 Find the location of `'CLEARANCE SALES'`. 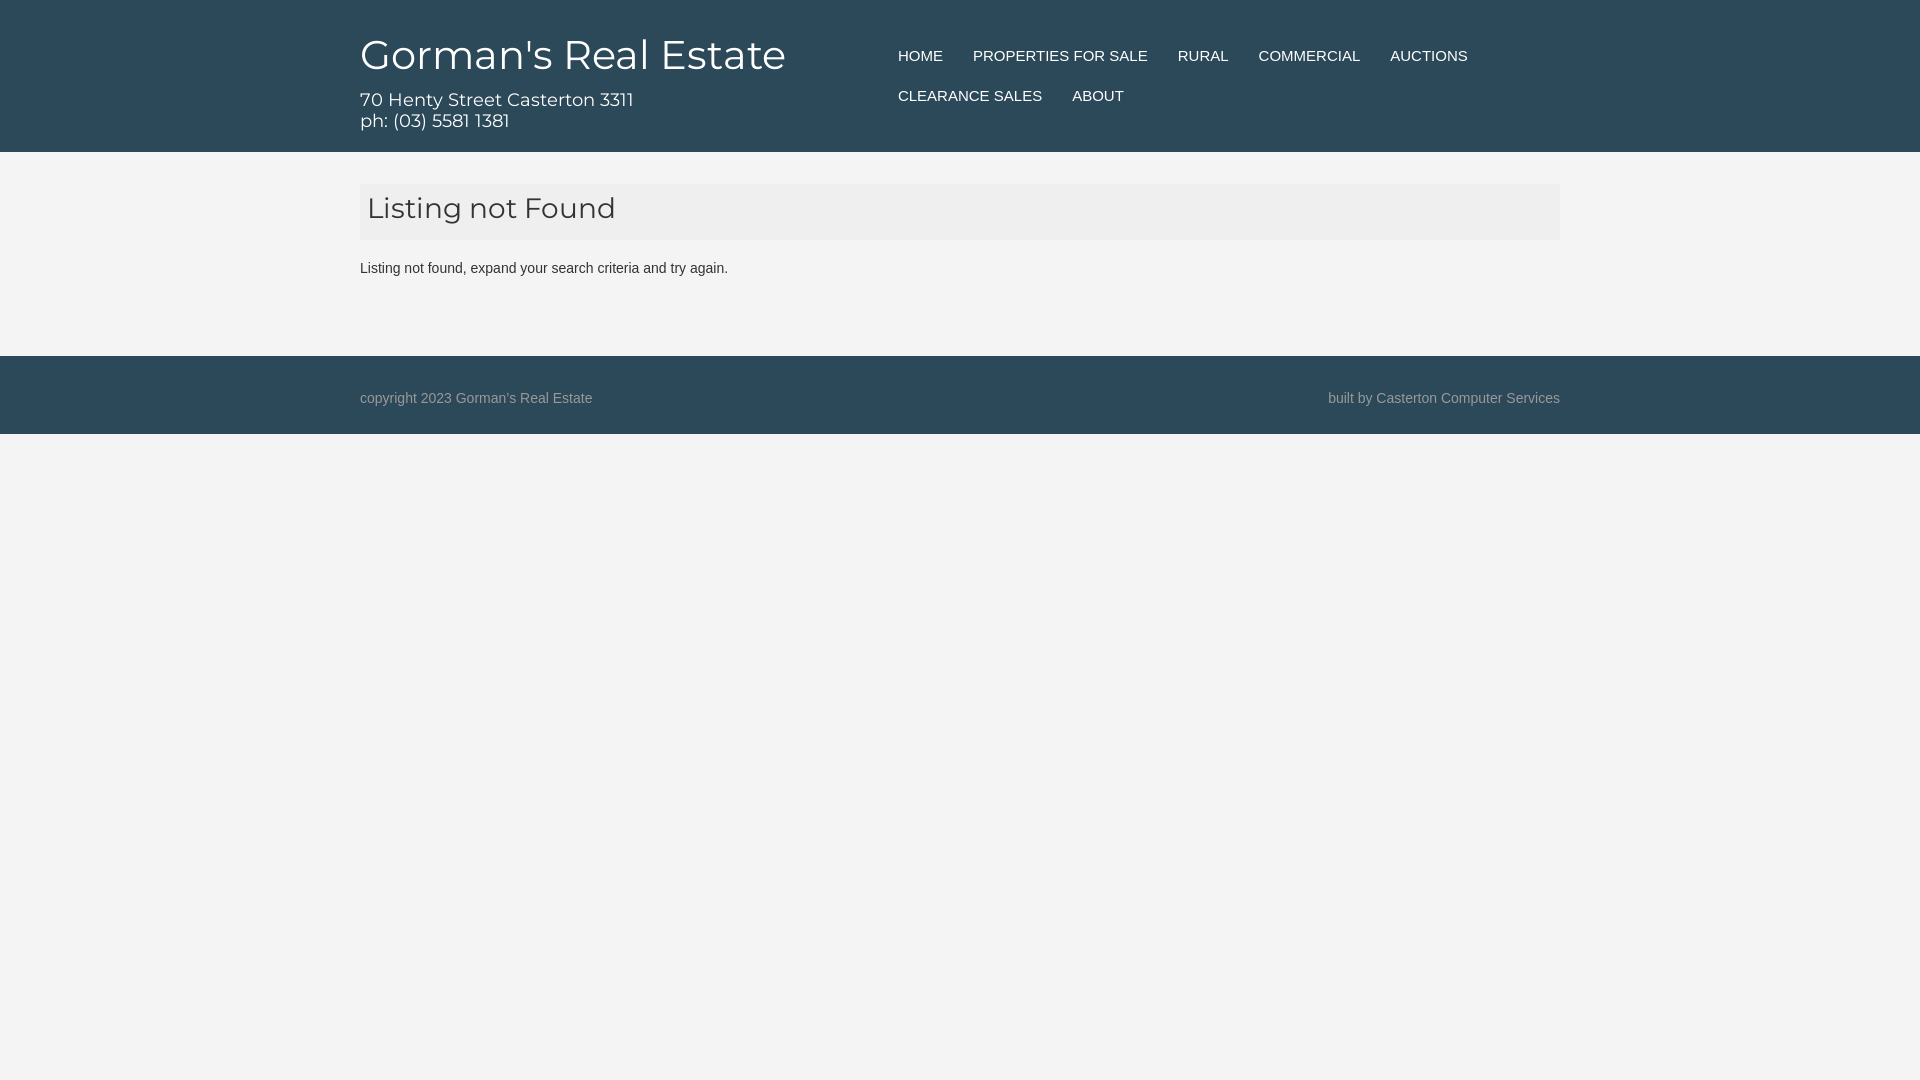

'CLEARANCE SALES' is located at coordinates (969, 96).